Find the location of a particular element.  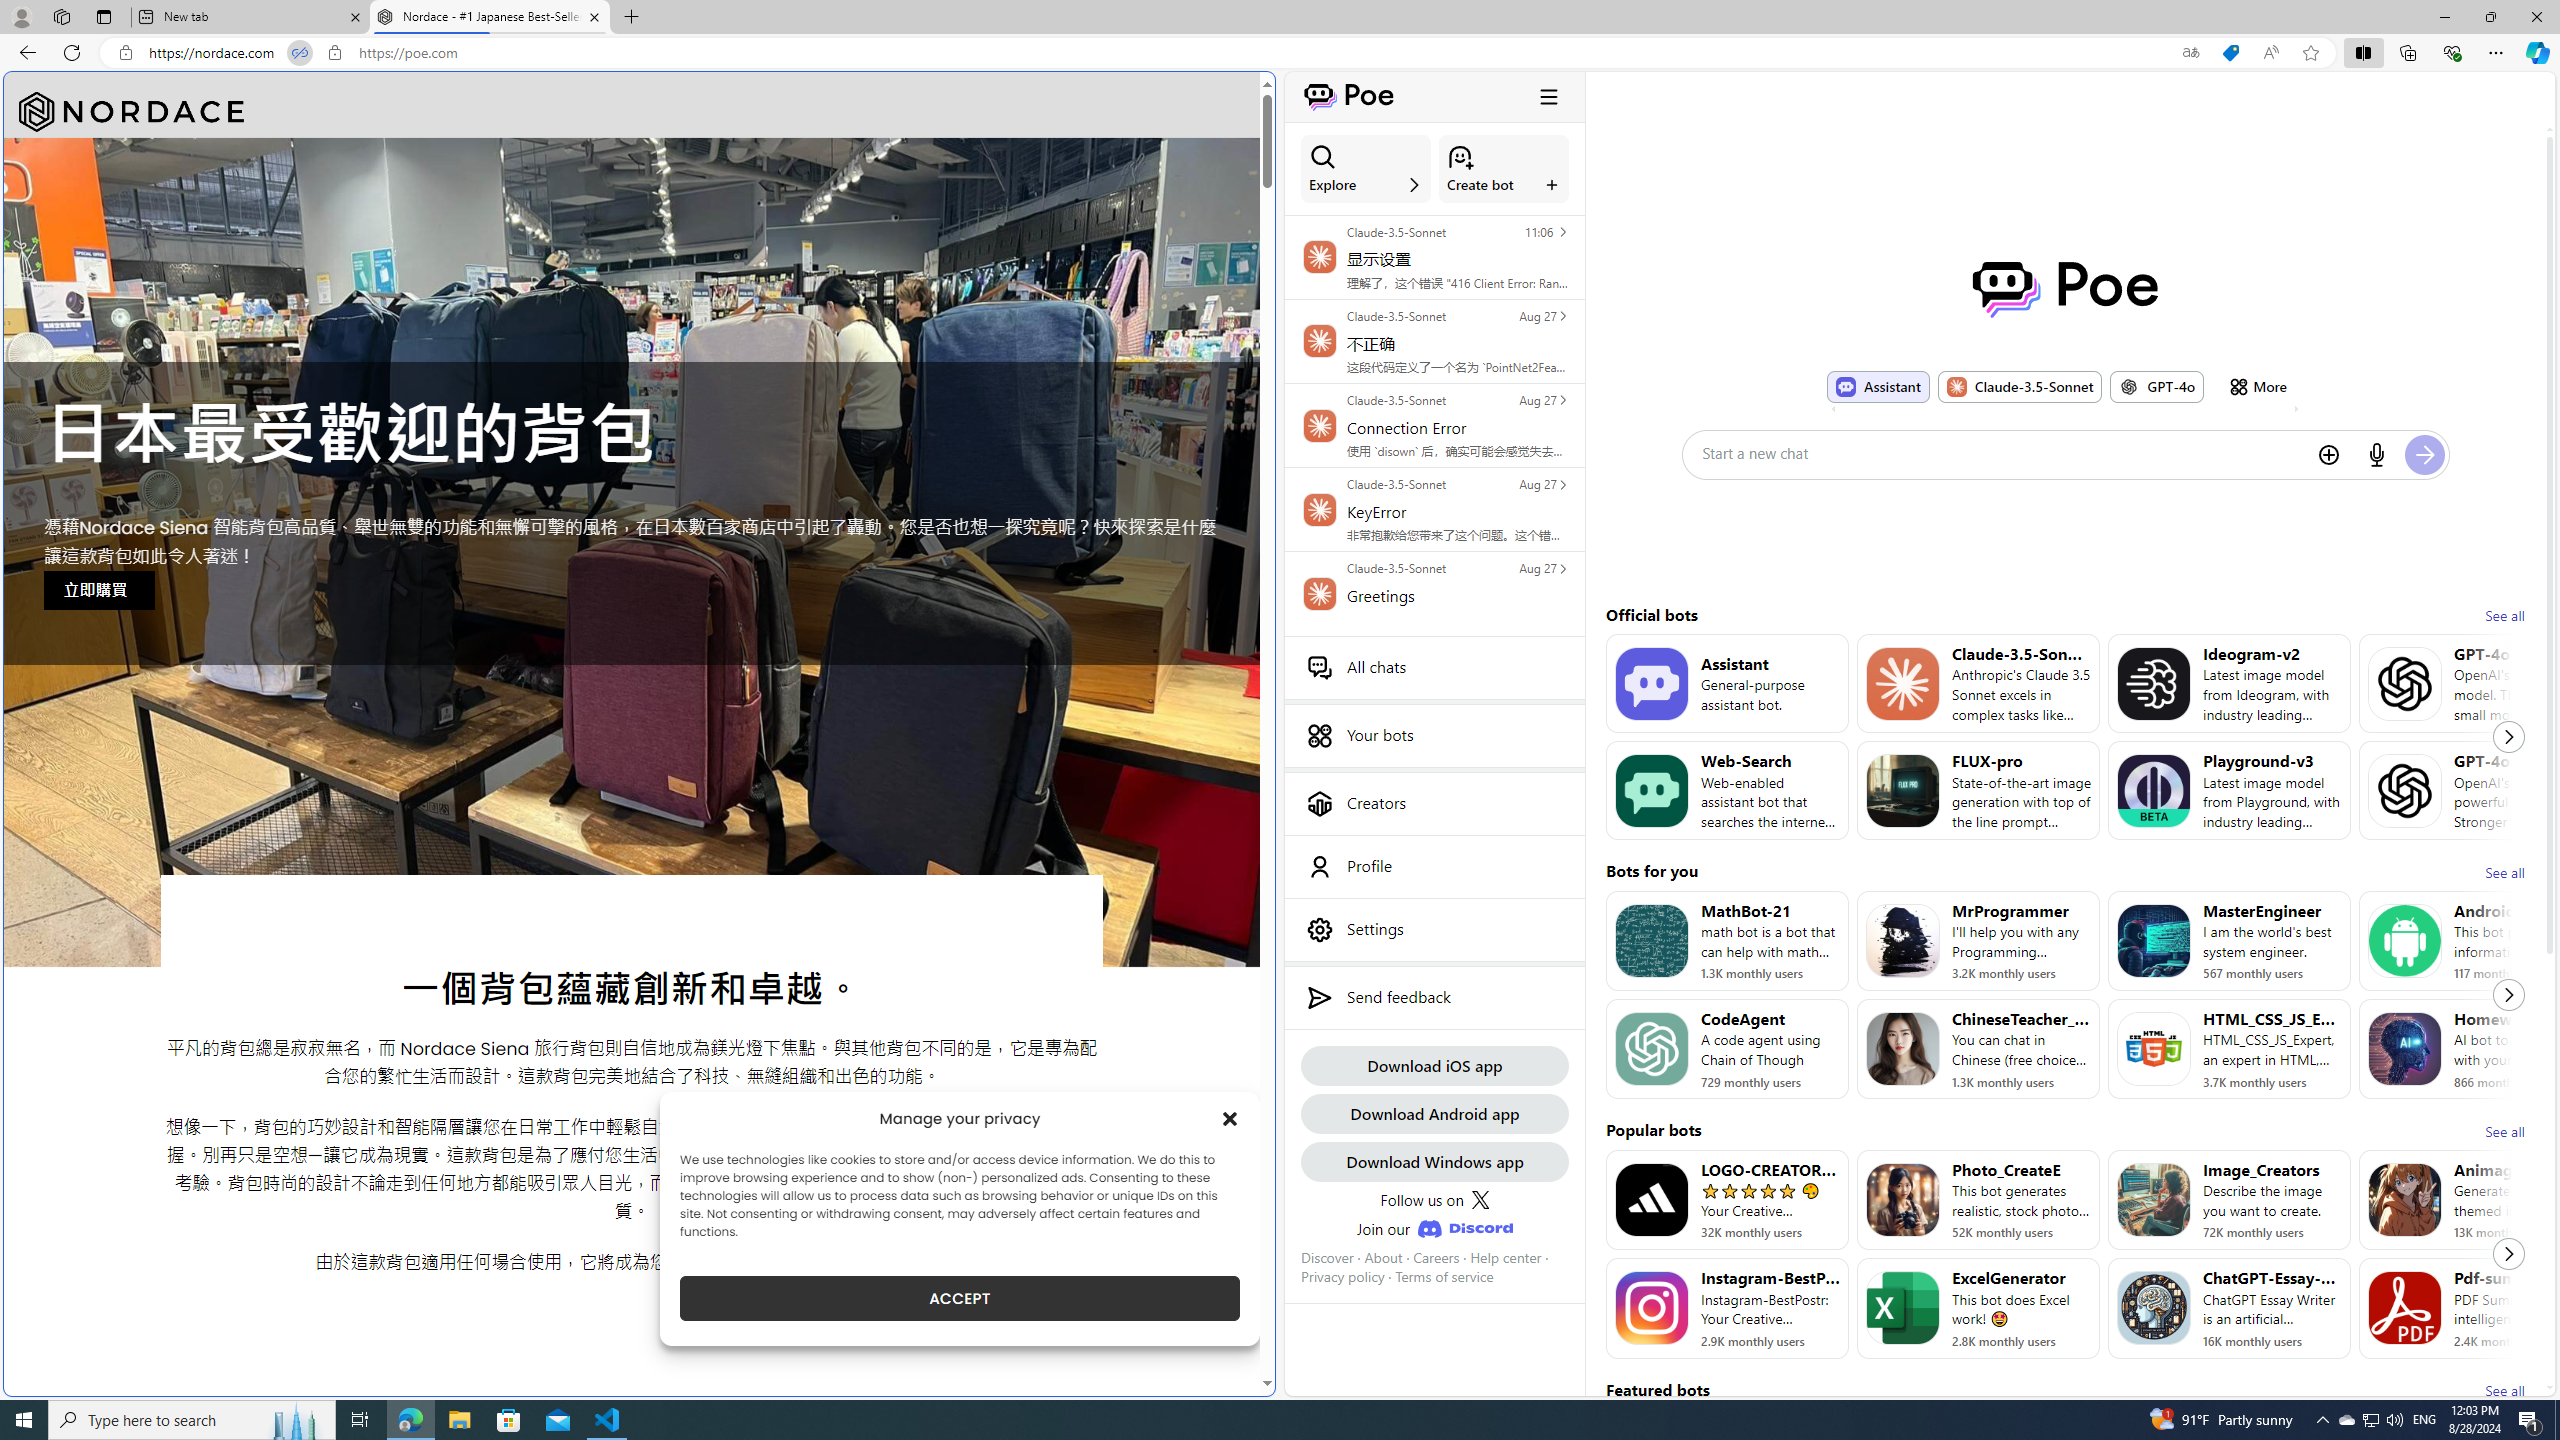

'Class: JoinDiscordLink_discordIcon__Xw13A' is located at coordinates (1464, 1229).